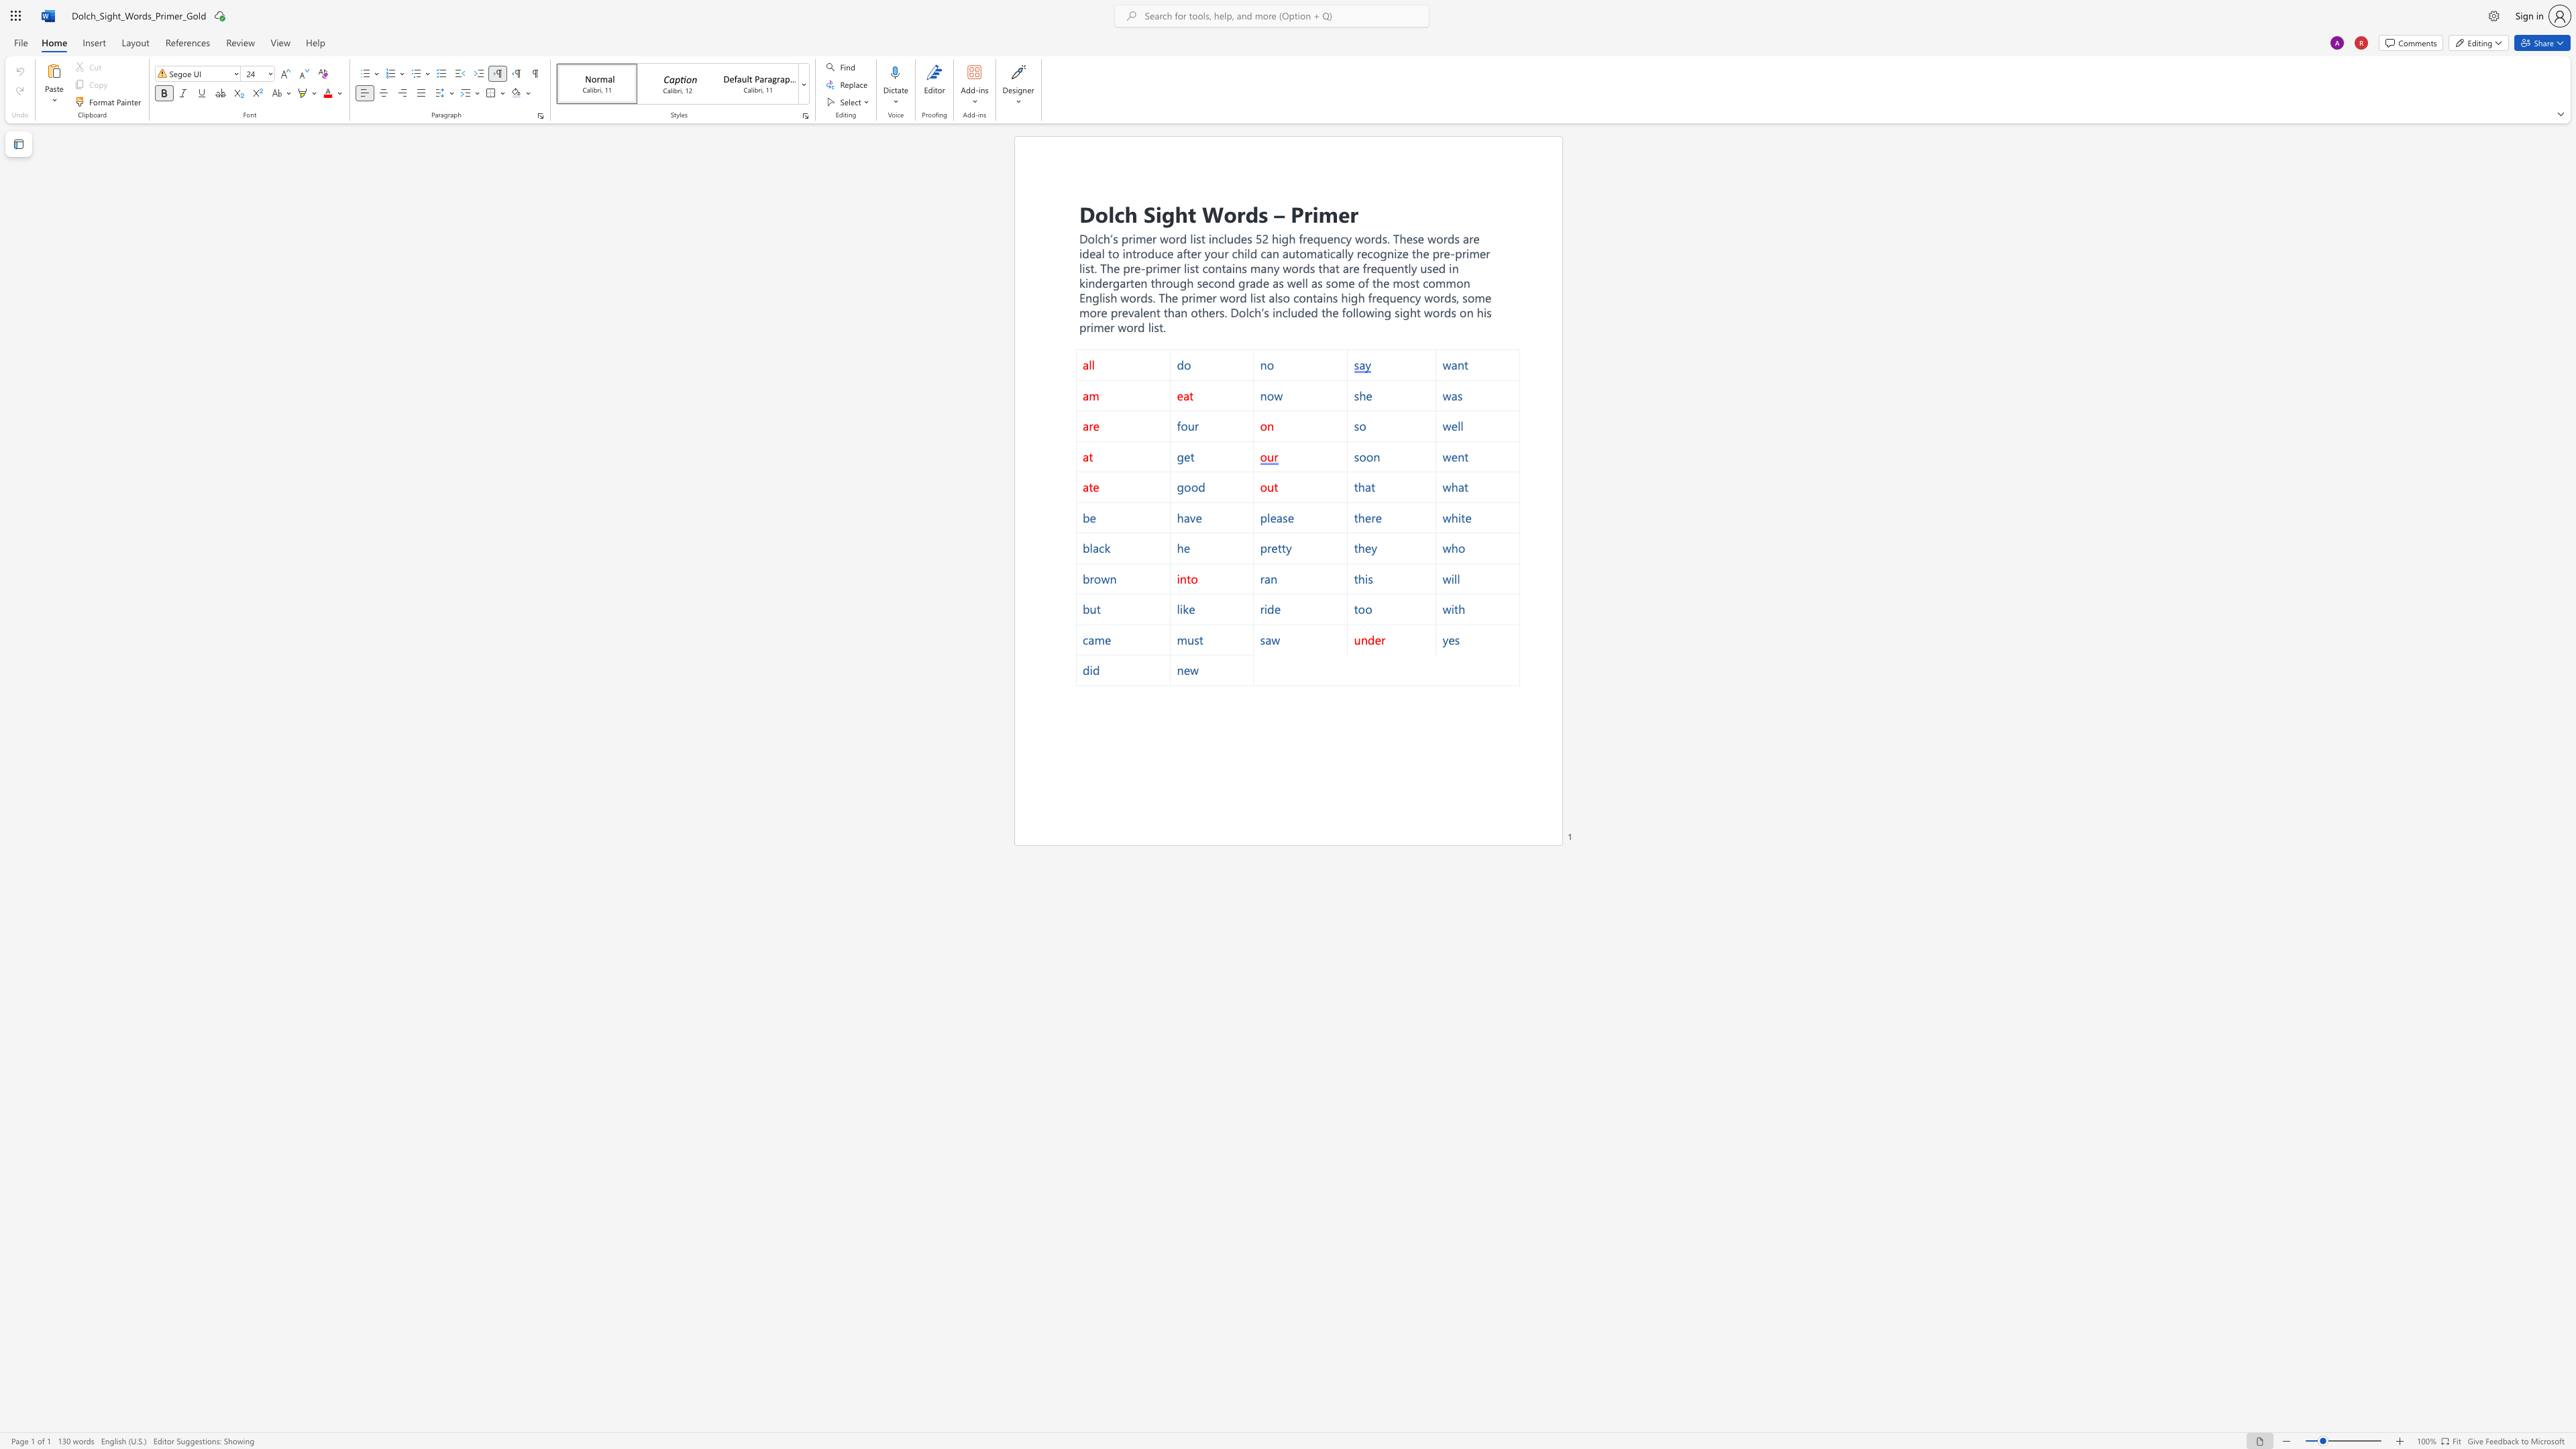 The width and height of the screenshot is (2576, 1449). I want to click on the subset text "the following sight words on his primer word" within the text "high frequency words, some more prevalent than others. Dolch’s included the following sight words on his primer word list.", so click(1320, 312).